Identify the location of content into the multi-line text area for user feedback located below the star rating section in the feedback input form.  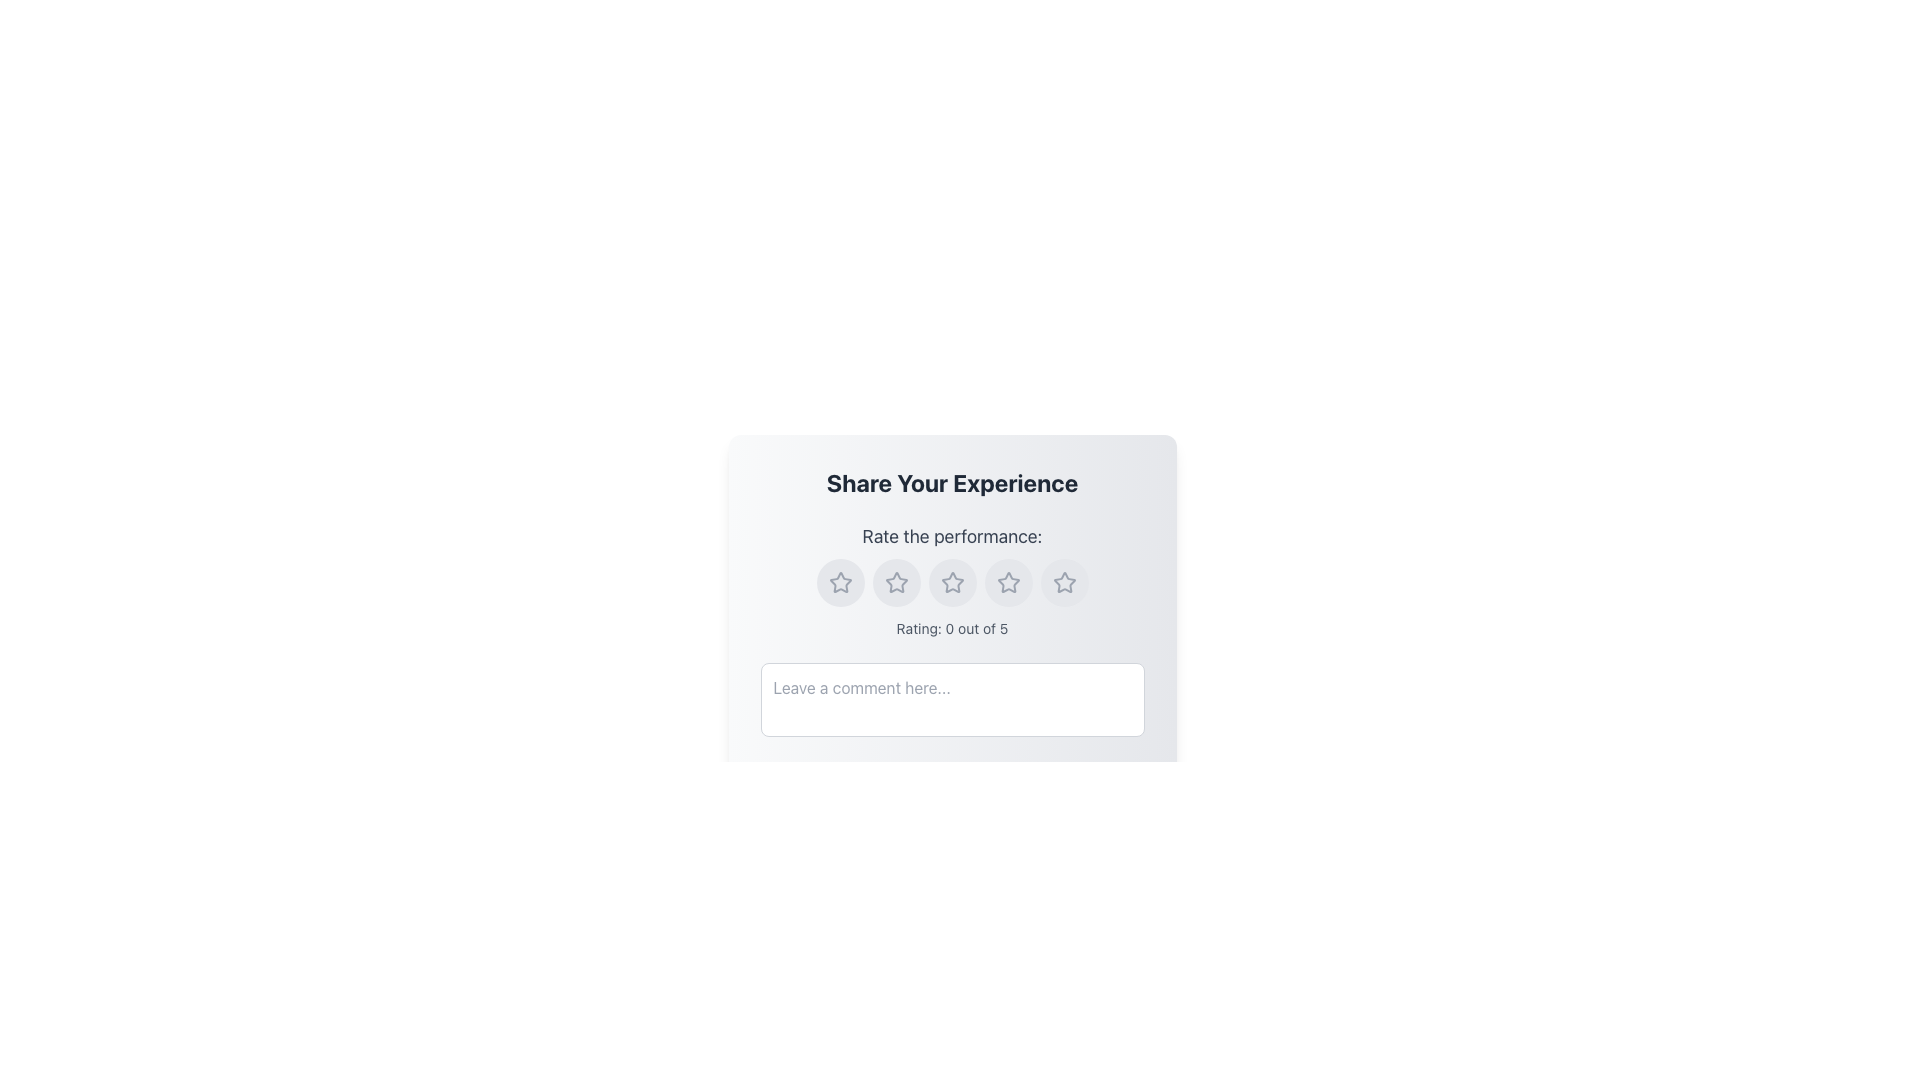
(951, 701).